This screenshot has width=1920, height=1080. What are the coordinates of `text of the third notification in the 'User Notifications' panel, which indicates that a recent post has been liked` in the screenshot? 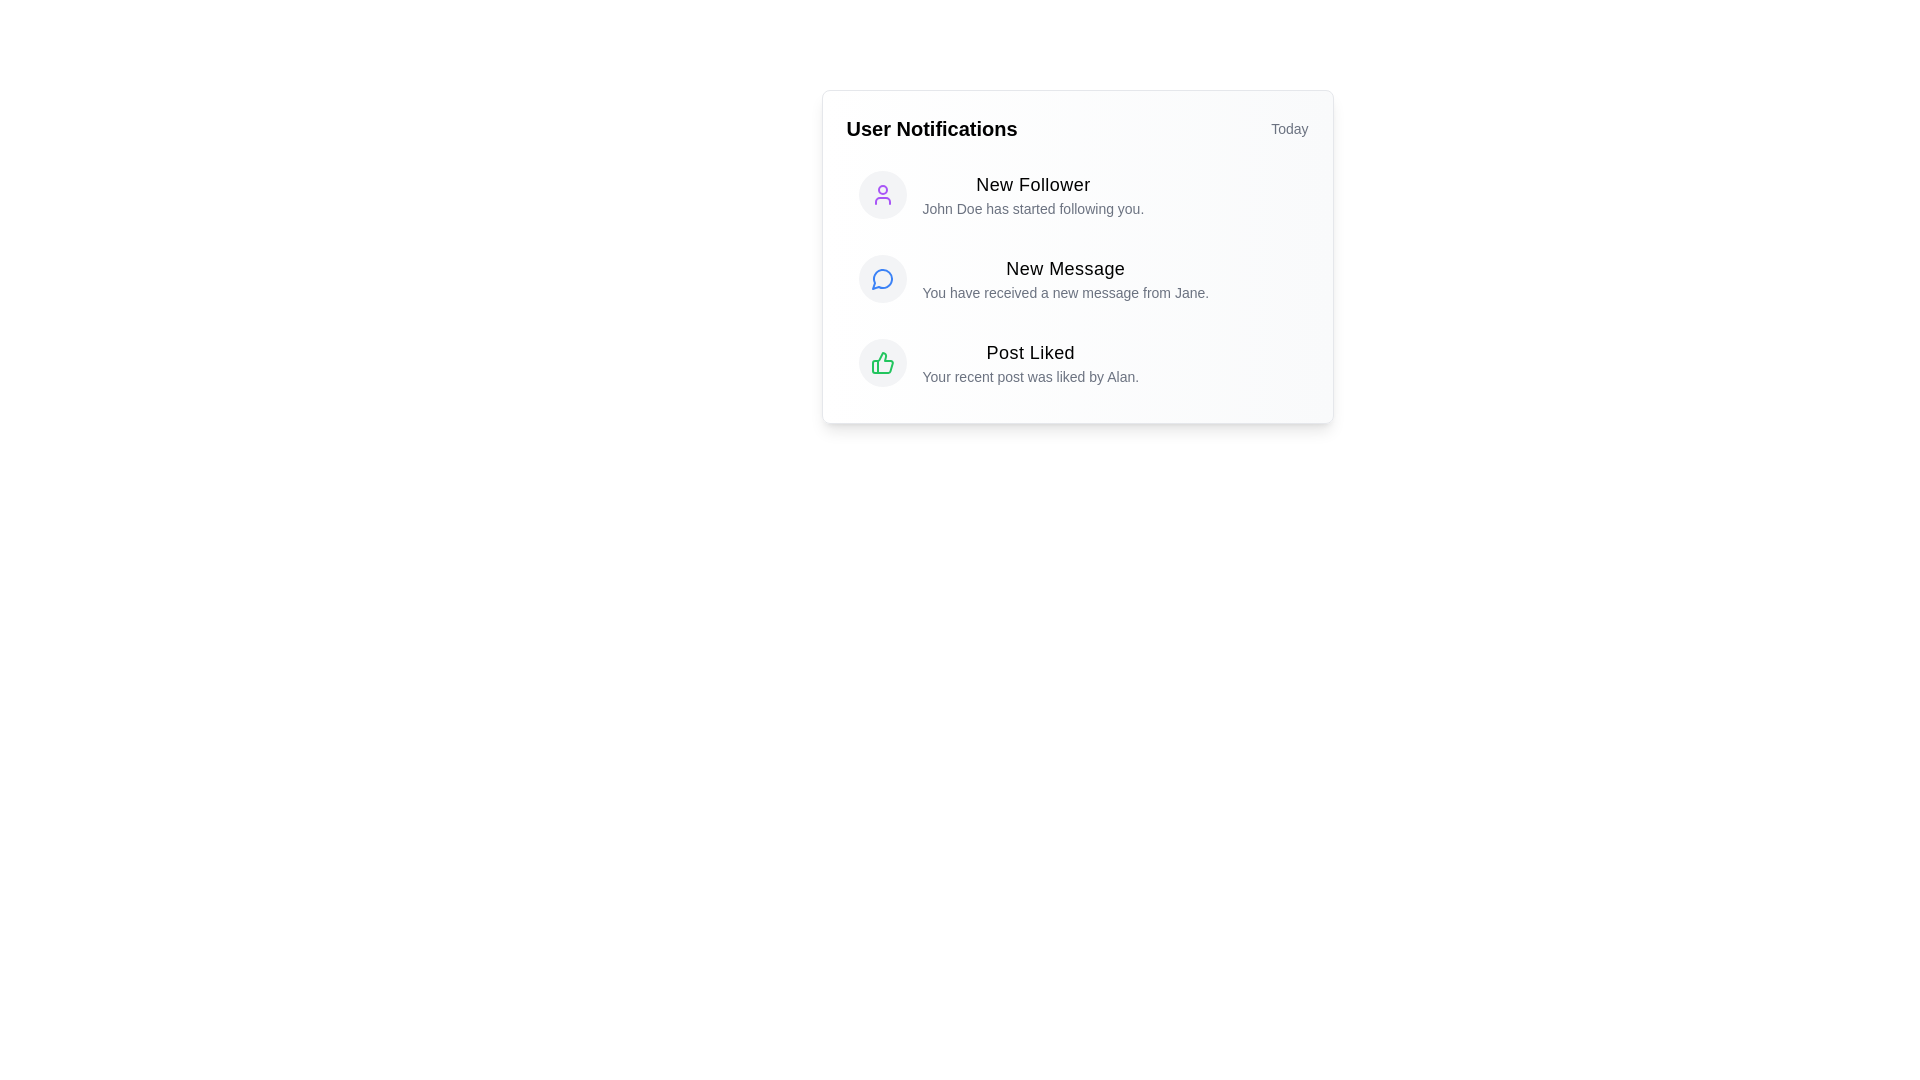 It's located at (1030, 352).